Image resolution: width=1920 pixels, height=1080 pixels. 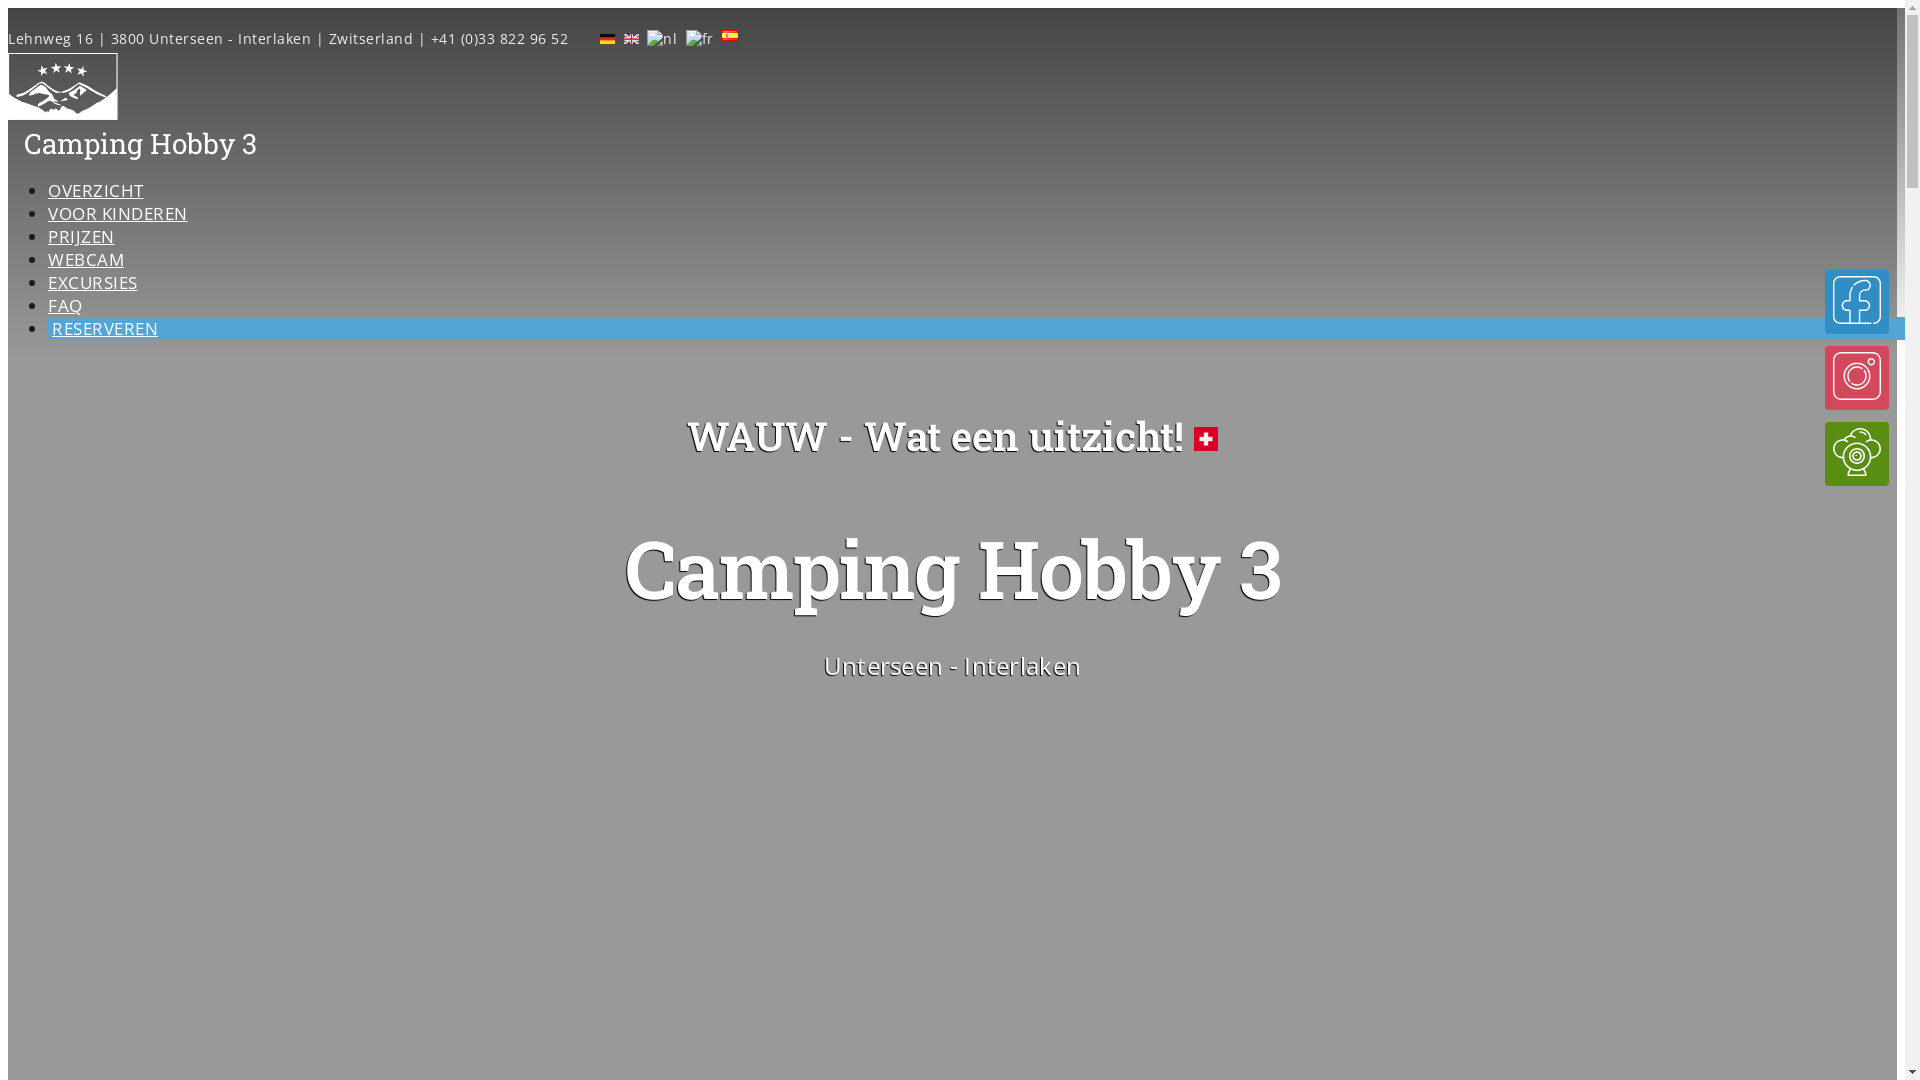 I want to click on 'Geef on een Like op Facebook!', so click(x=1833, y=302).